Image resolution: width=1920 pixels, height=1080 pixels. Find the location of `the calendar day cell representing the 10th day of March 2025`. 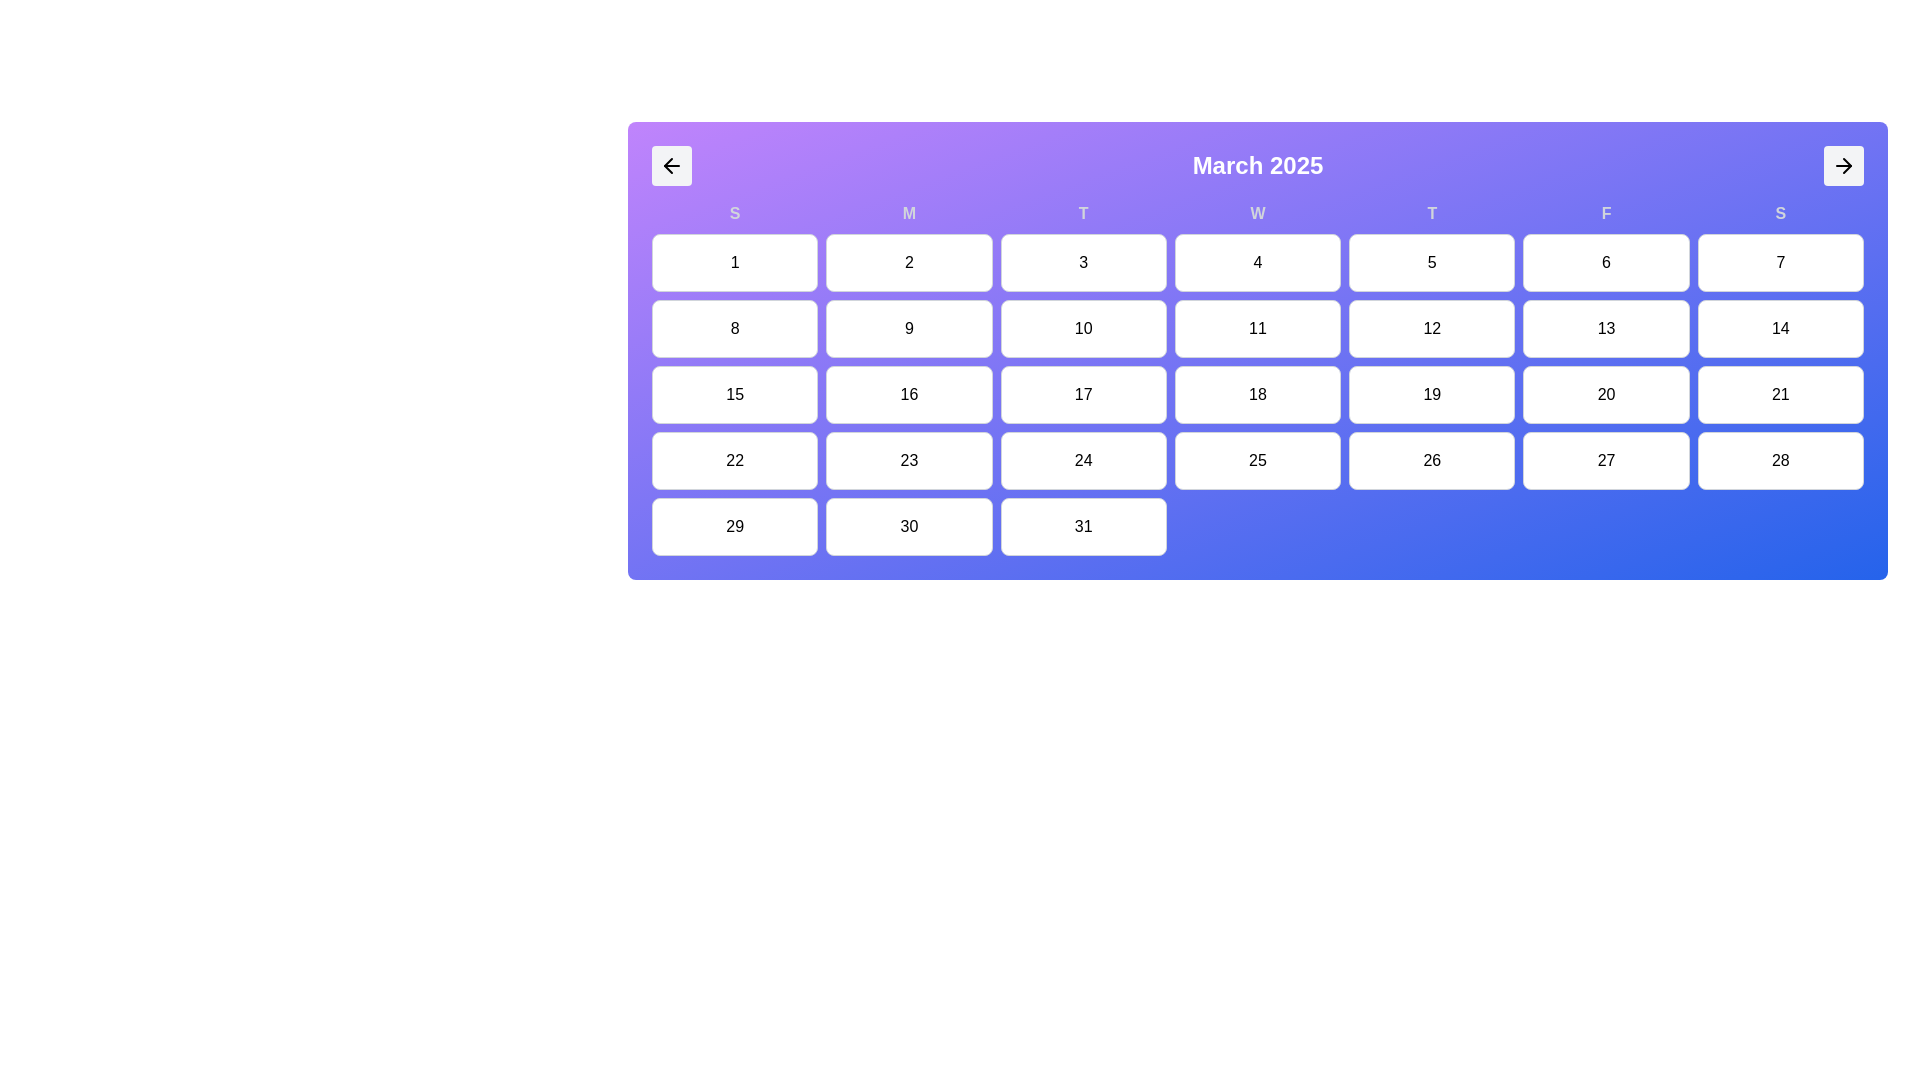

the calendar day cell representing the 10th day of March 2025 is located at coordinates (1082, 327).